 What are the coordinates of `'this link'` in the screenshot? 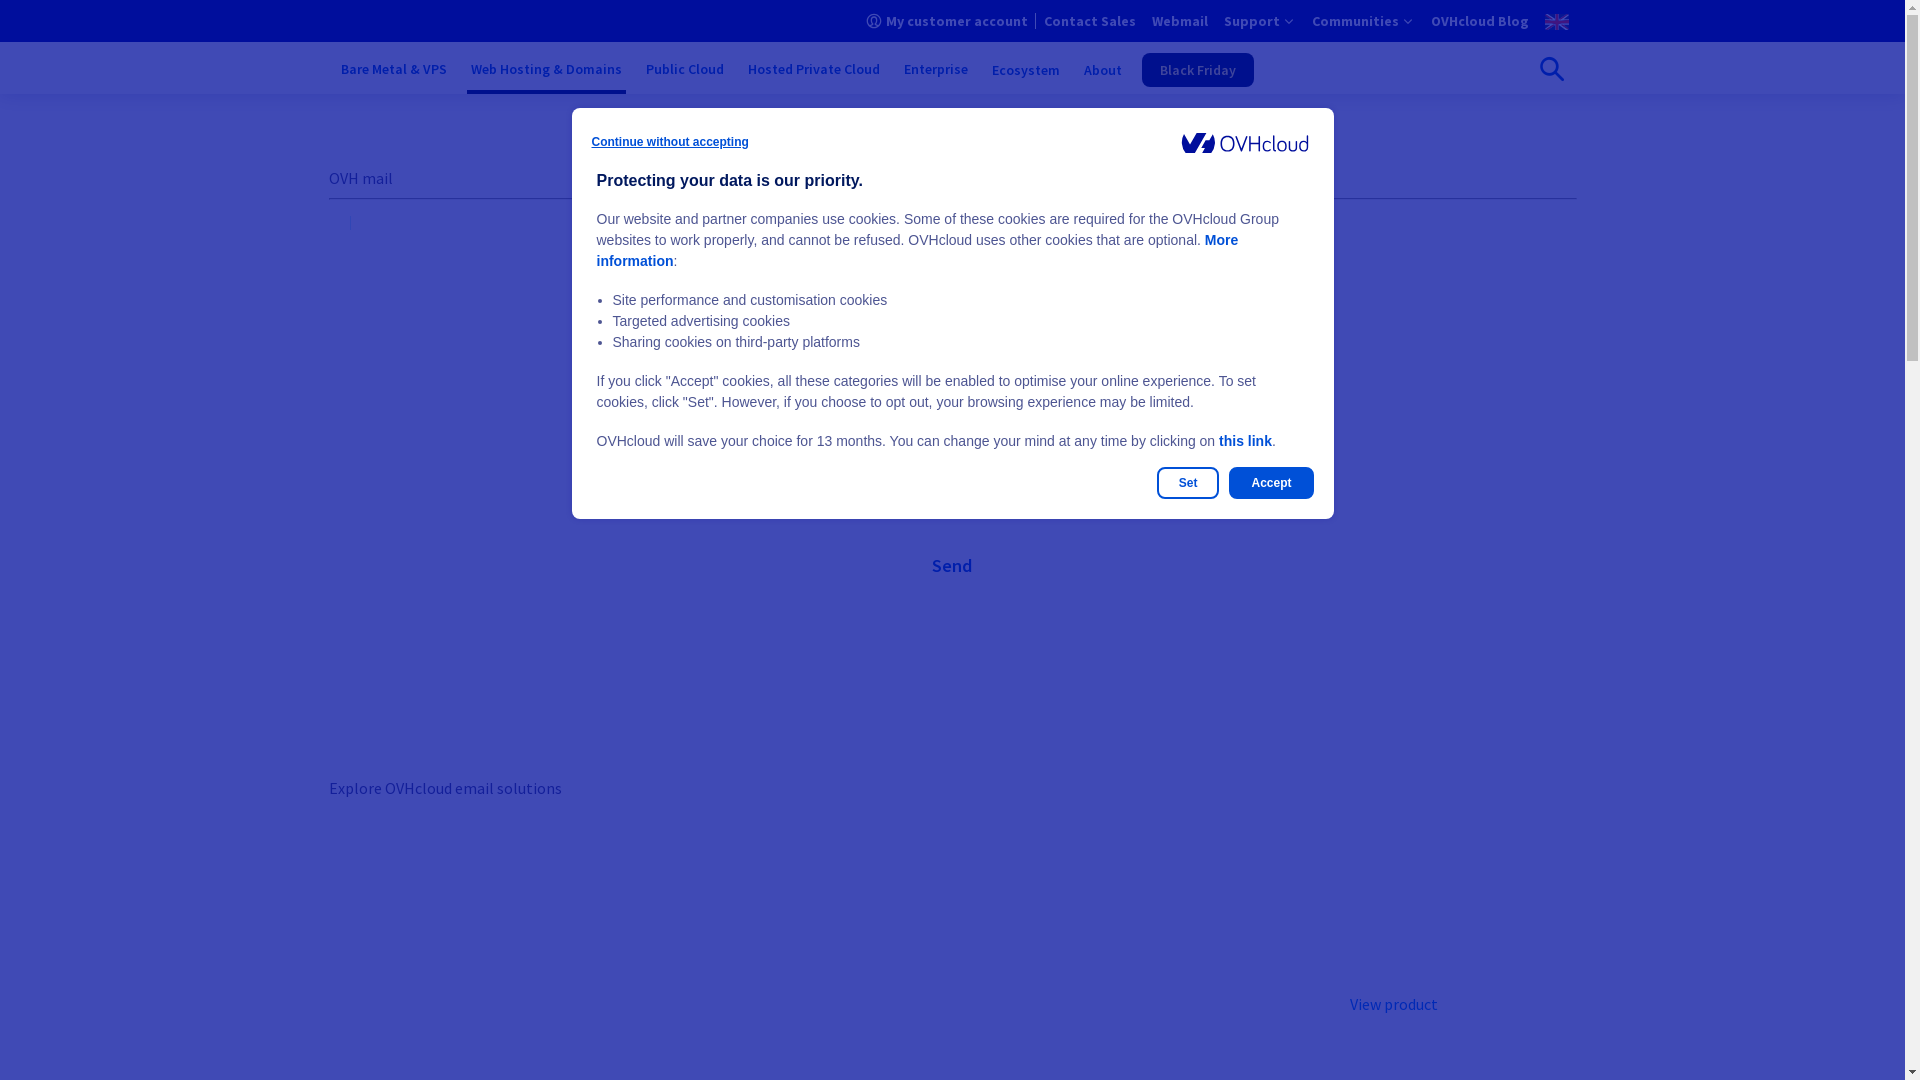 It's located at (1244, 439).